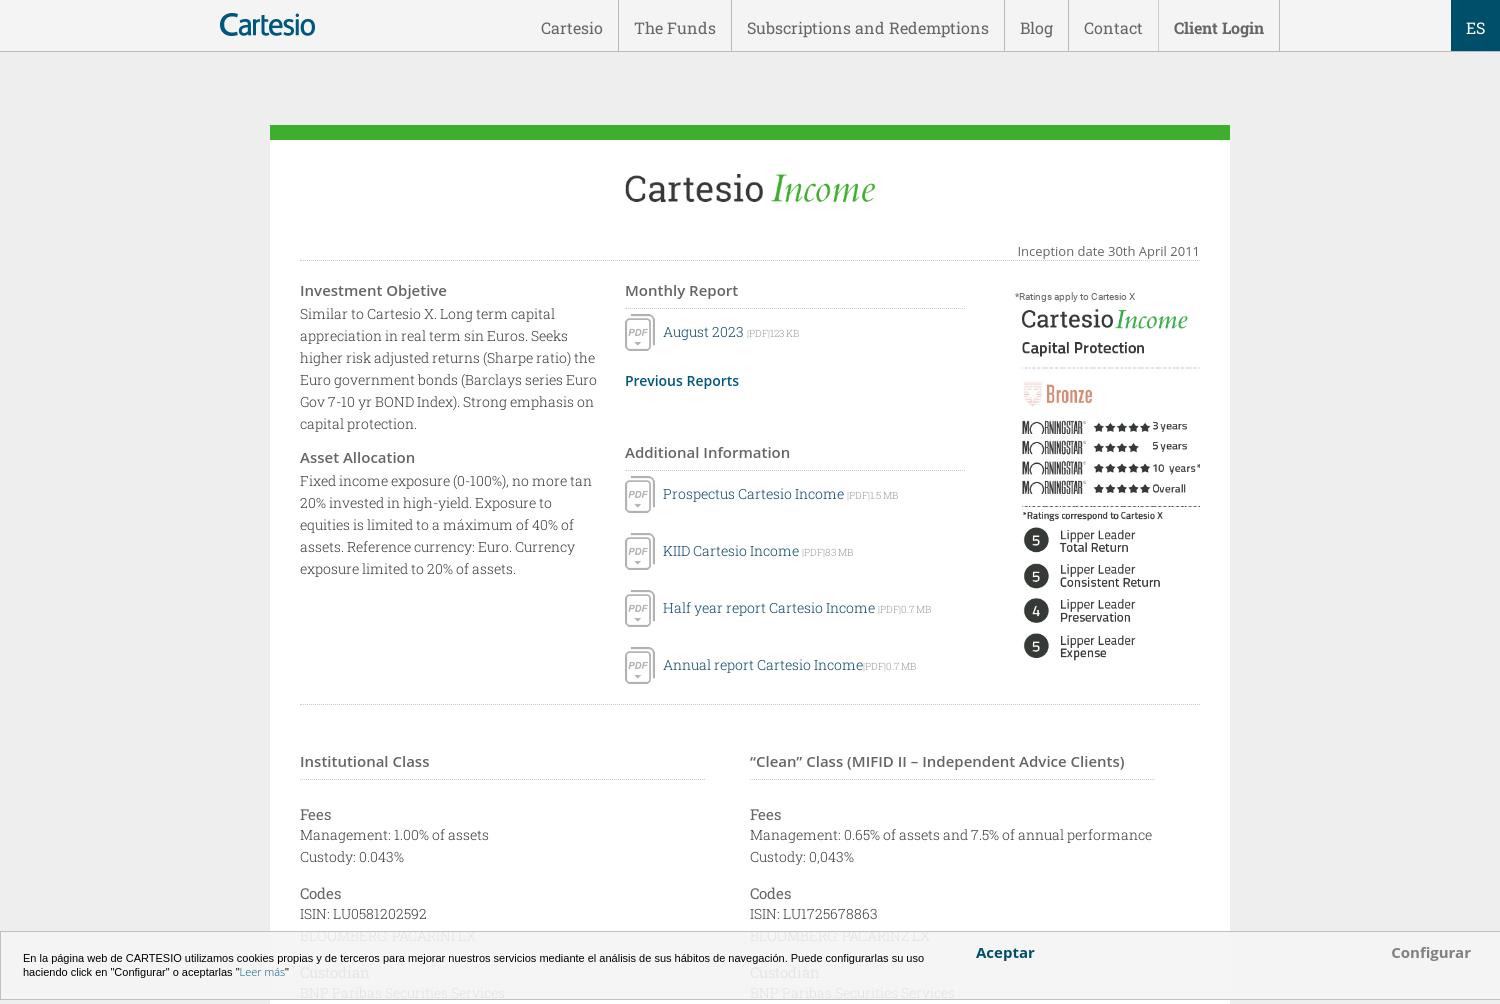 The image size is (1500, 1004). What do you see at coordinates (356, 456) in the screenshot?
I see `'Asset Allocation'` at bounding box center [356, 456].